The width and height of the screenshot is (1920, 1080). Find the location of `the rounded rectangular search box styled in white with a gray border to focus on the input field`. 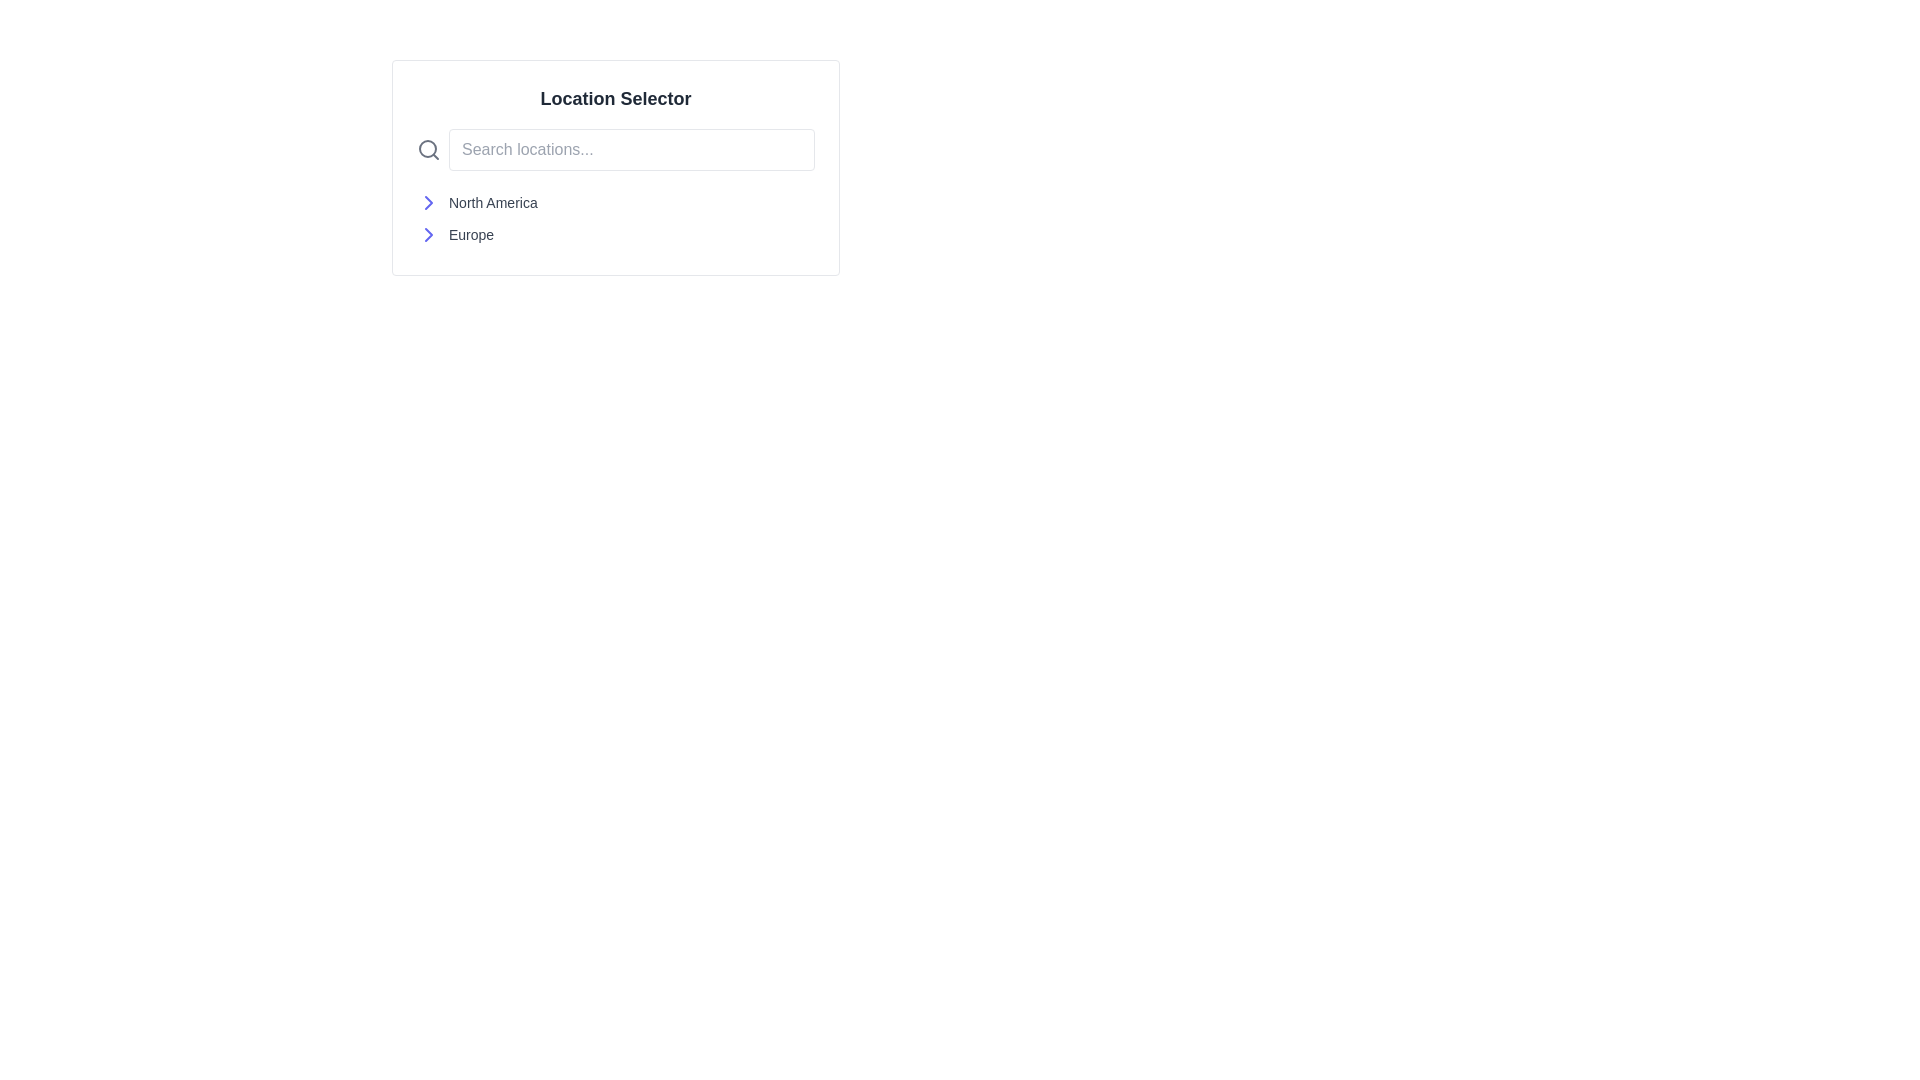

the rounded rectangular search box styled in white with a gray border to focus on the input field is located at coordinates (614, 167).